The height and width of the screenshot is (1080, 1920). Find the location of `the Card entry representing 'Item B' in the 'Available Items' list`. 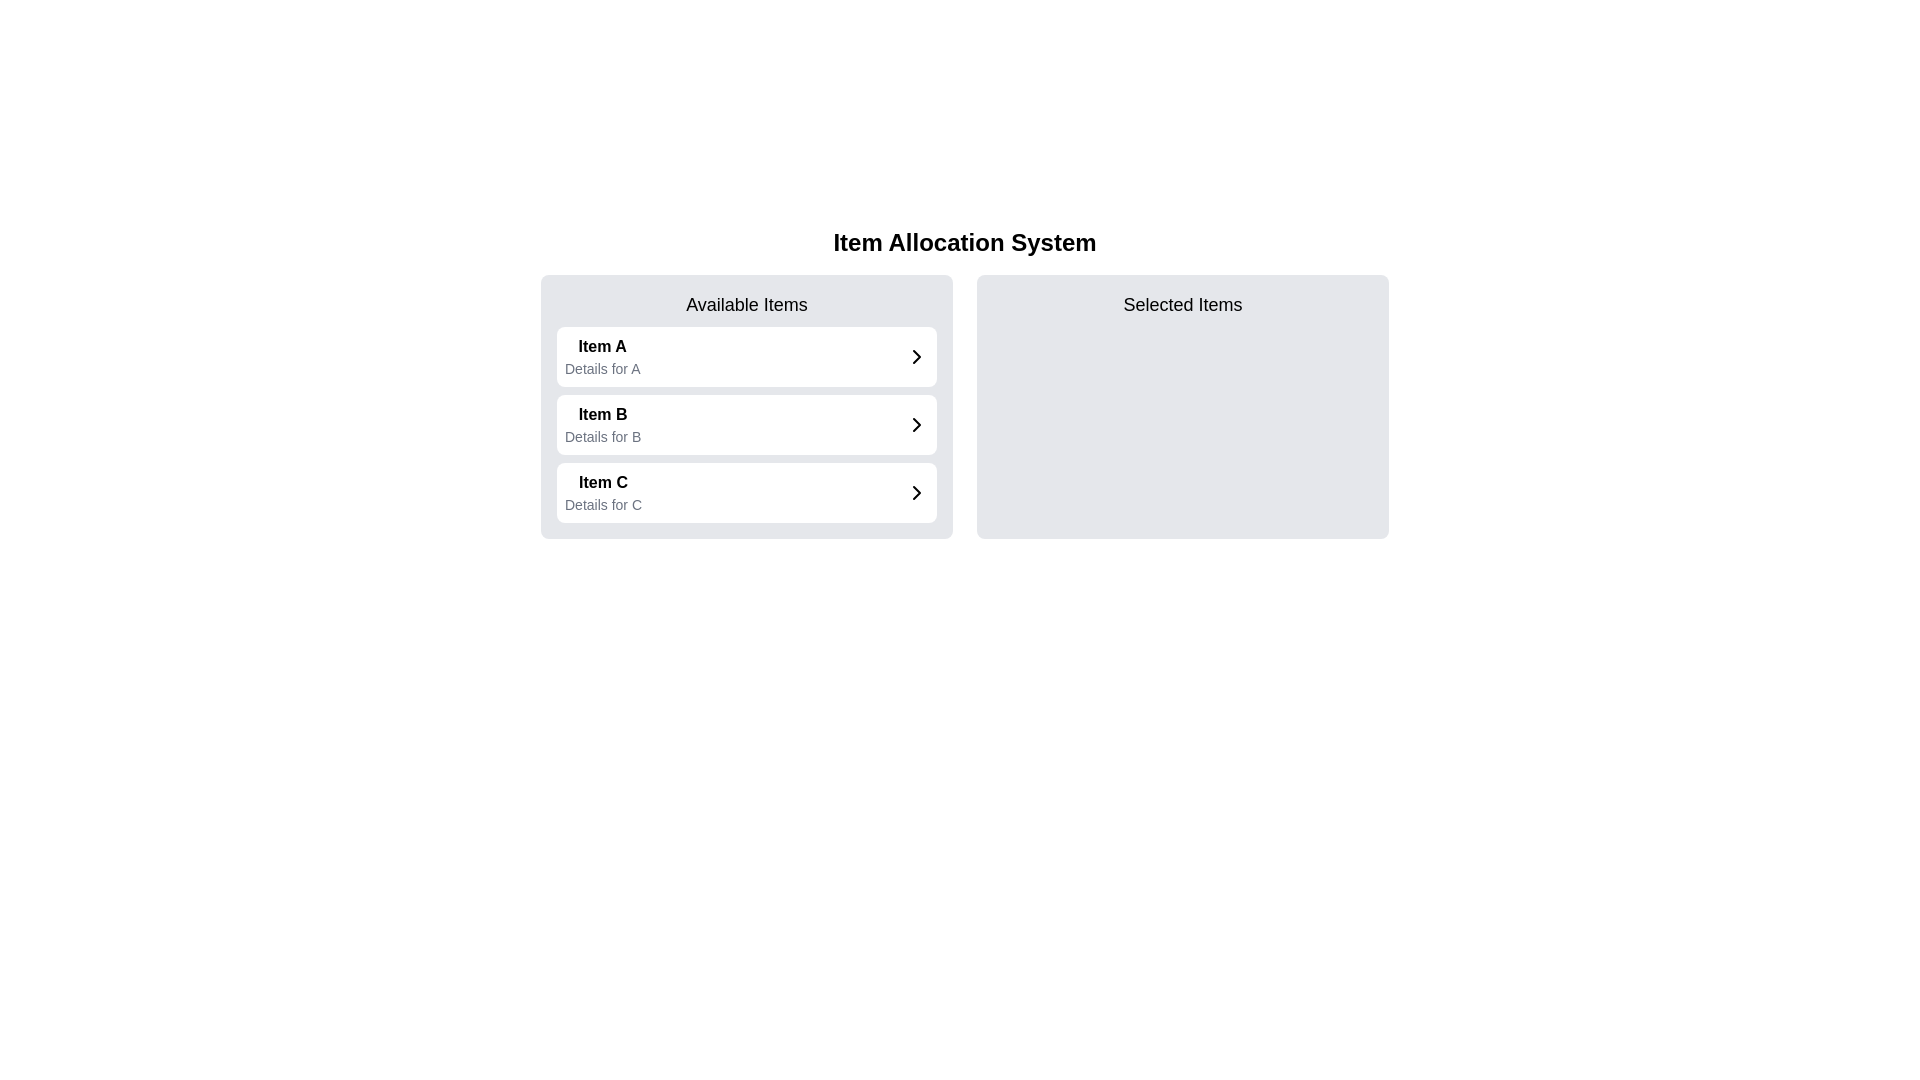

the Card entry representing 'Item B' in the 'Available Items' list is located at coordinates (746, 423).